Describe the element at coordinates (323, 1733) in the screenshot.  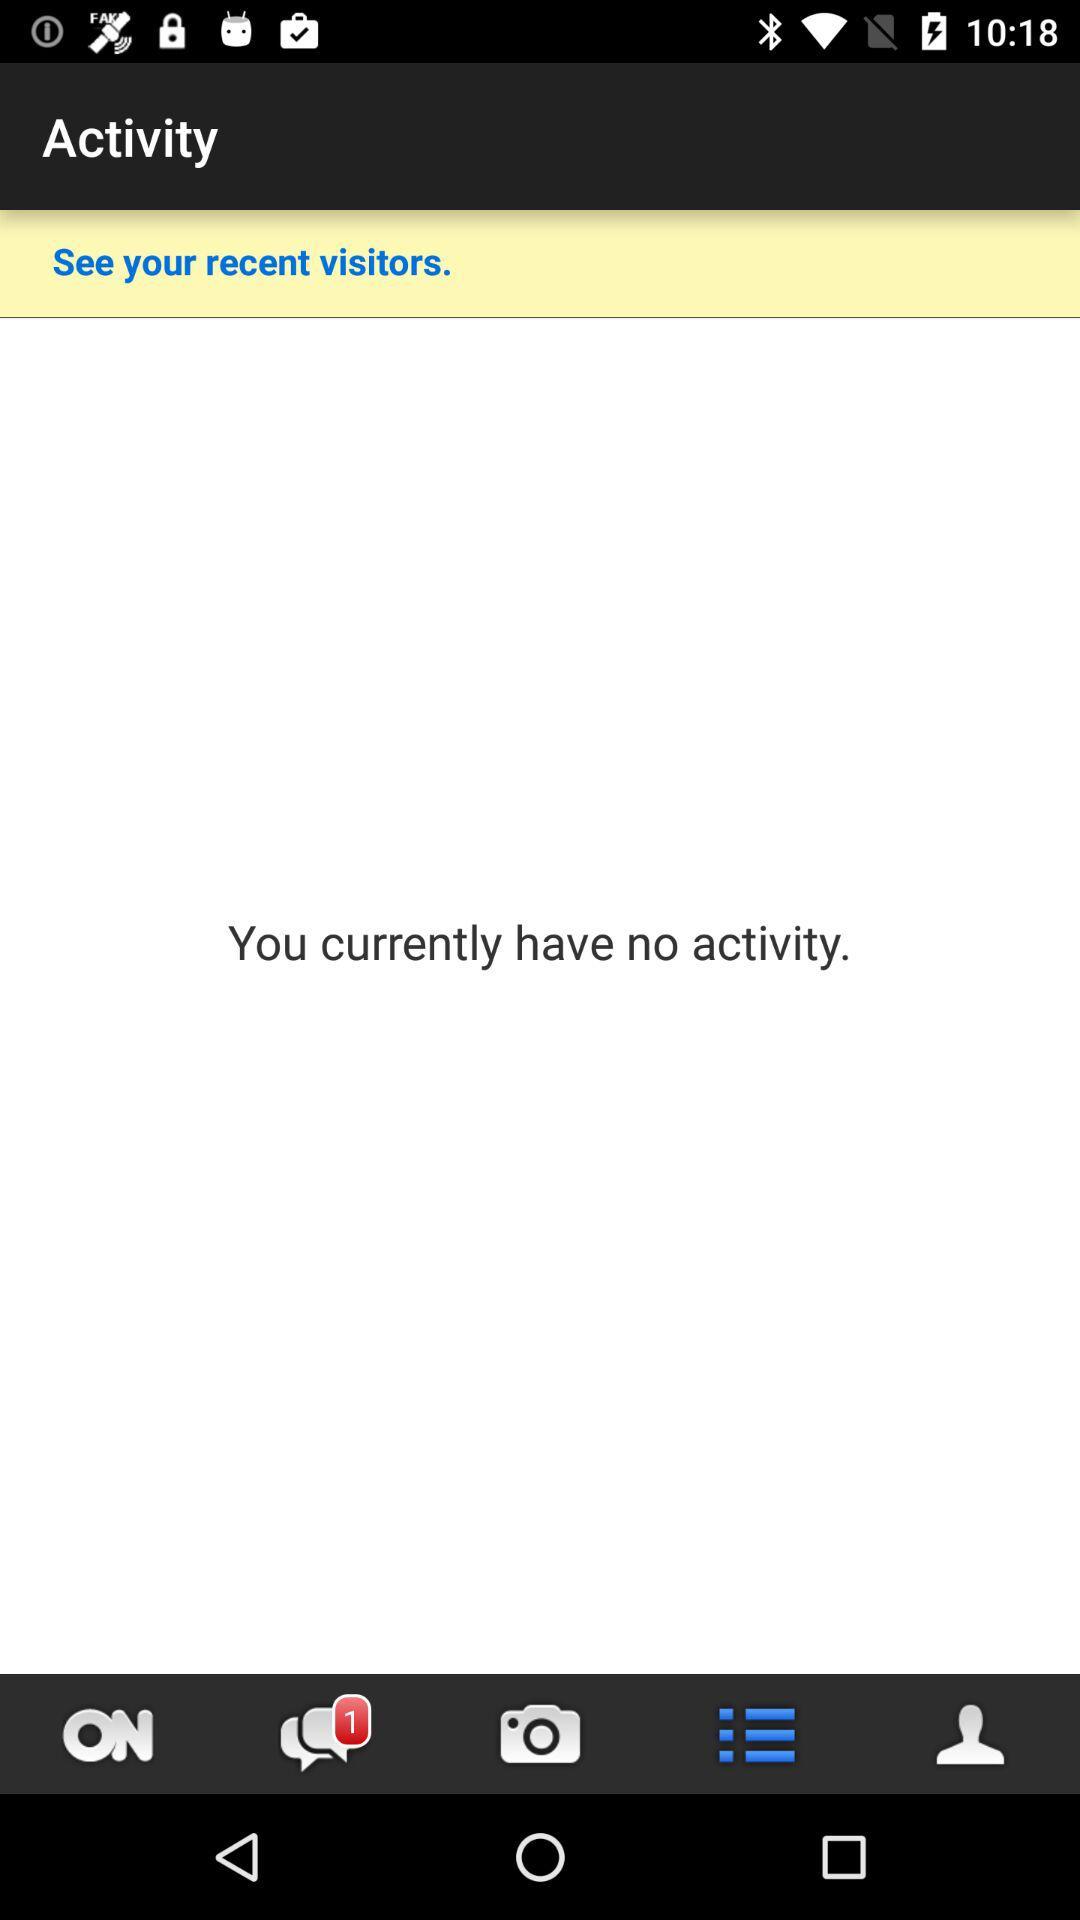
I see `switch messages option` at that location.